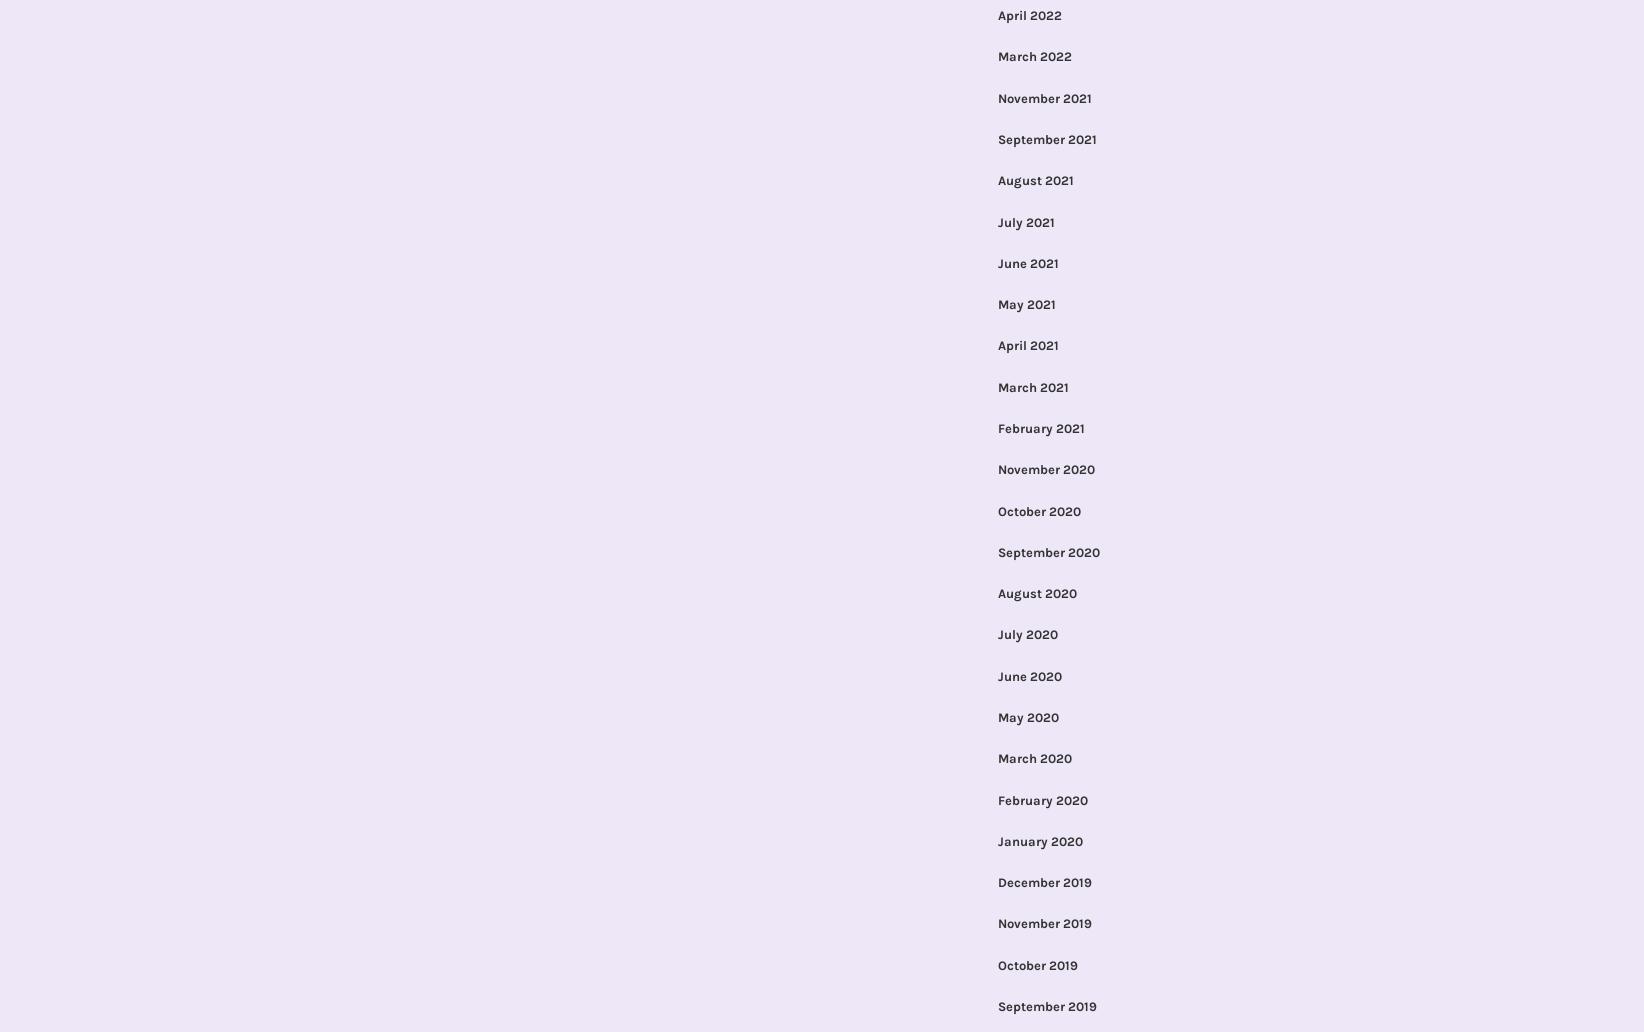 The image size is (1644, 1032). What do you see at coordinates (1026, 715) in the screenshot?
I see `'May 2020'` at bounding box center [1026, 715].